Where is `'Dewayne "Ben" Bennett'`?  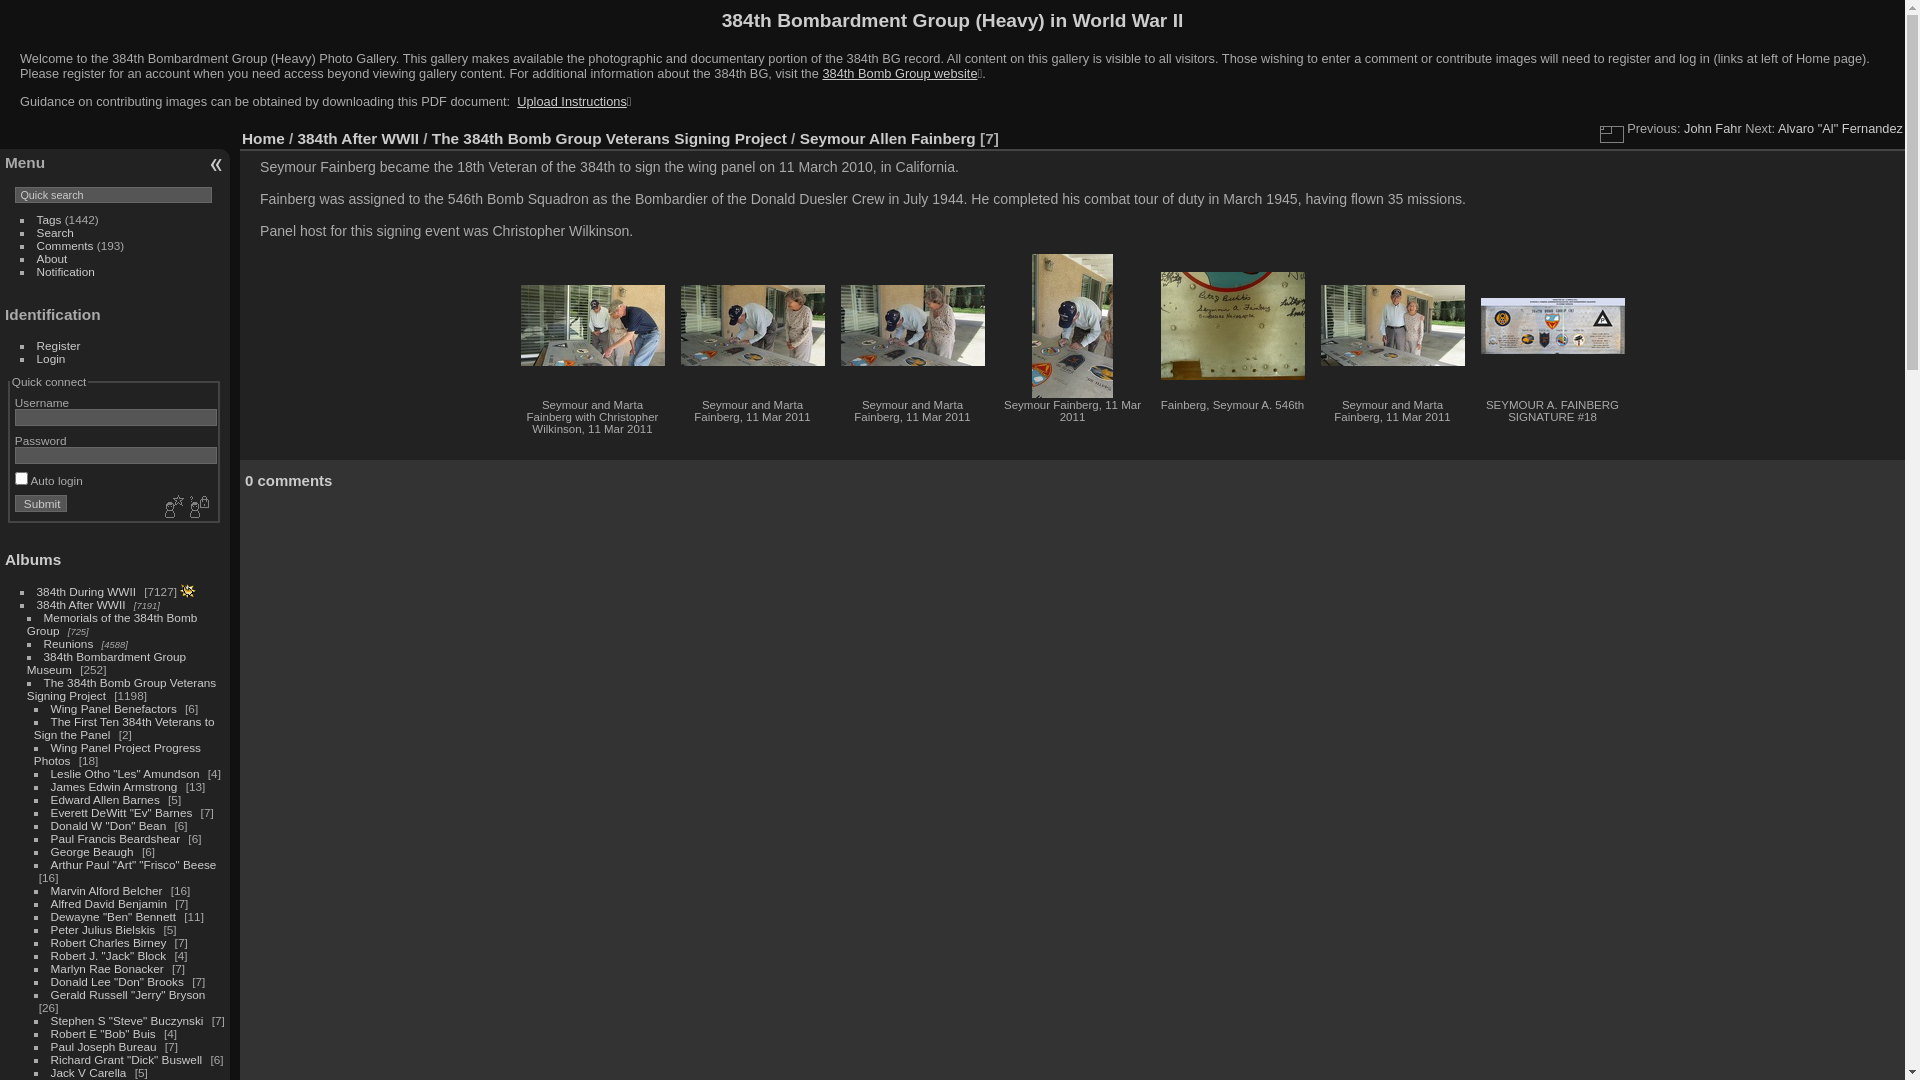
'Dewayne "Ben" Bennett' is located at coordinates (112, 916).